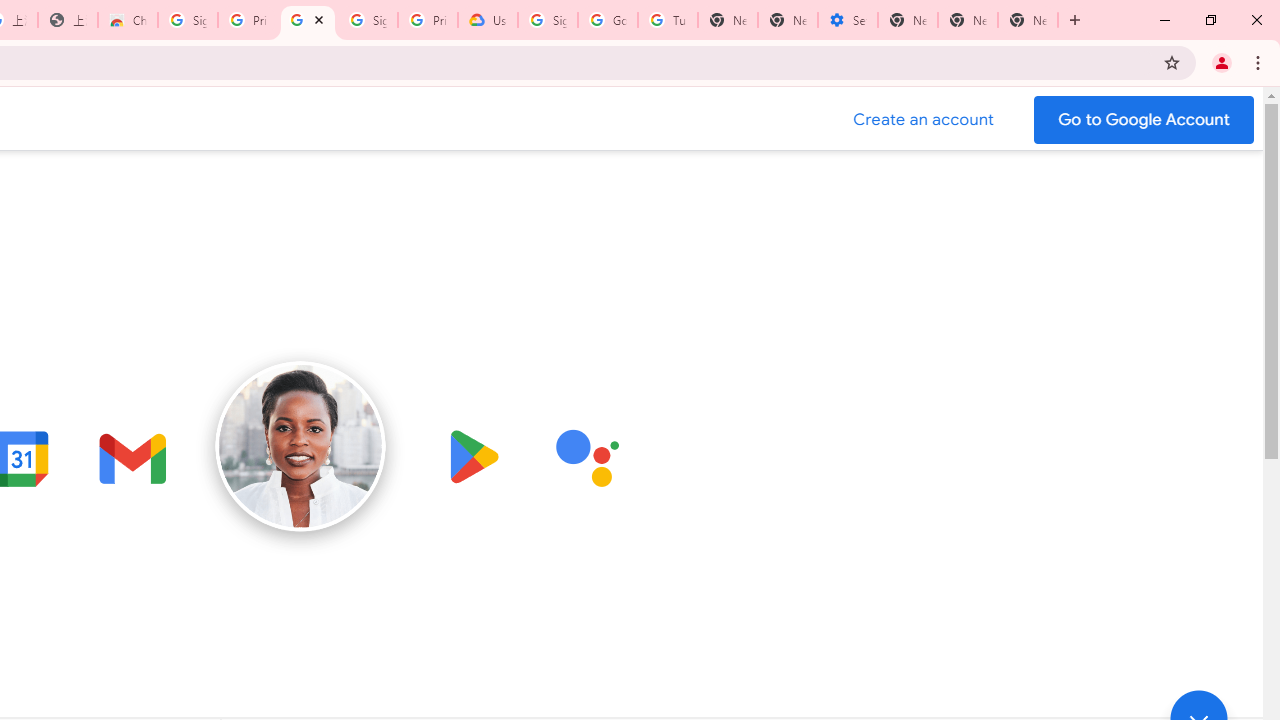 Image resolution: width=1280 pixels, height=720 pixels. What do you see at coordinates (607, 20) in the screenshot?
I see `'Google Account Help'` at bounding box center [607, 20].